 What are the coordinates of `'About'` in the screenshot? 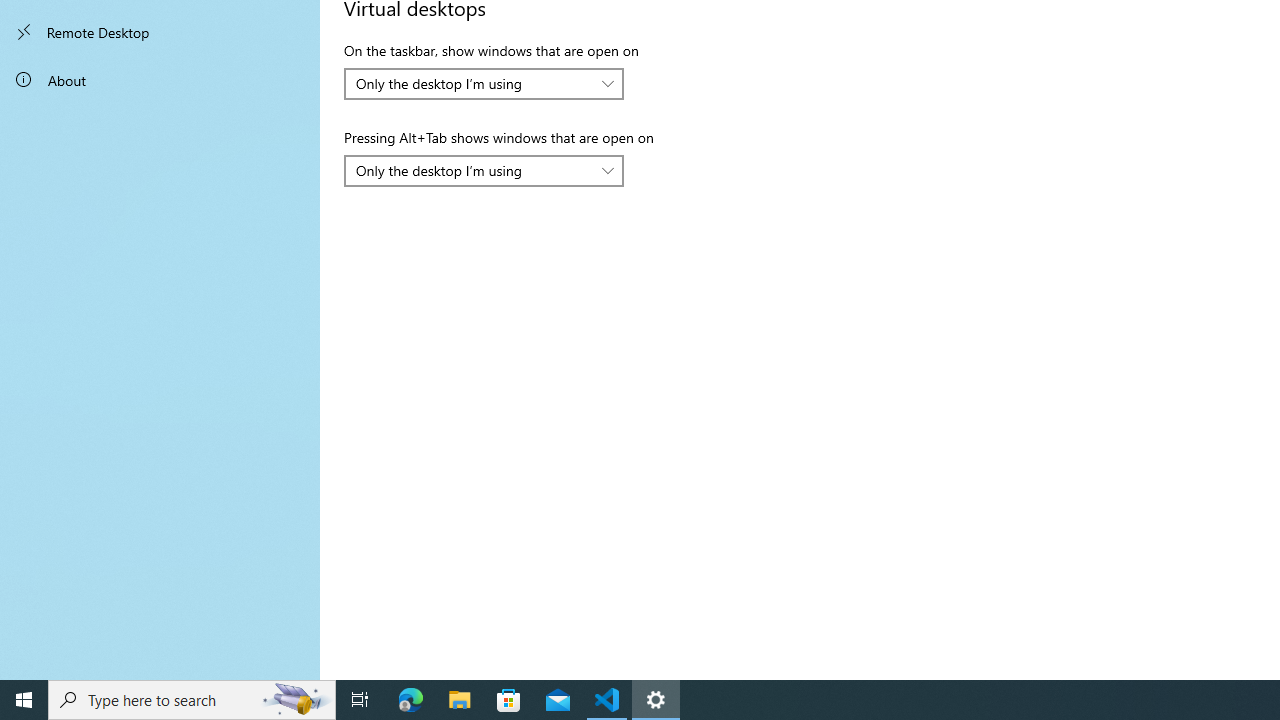 It's located at (160, 78).